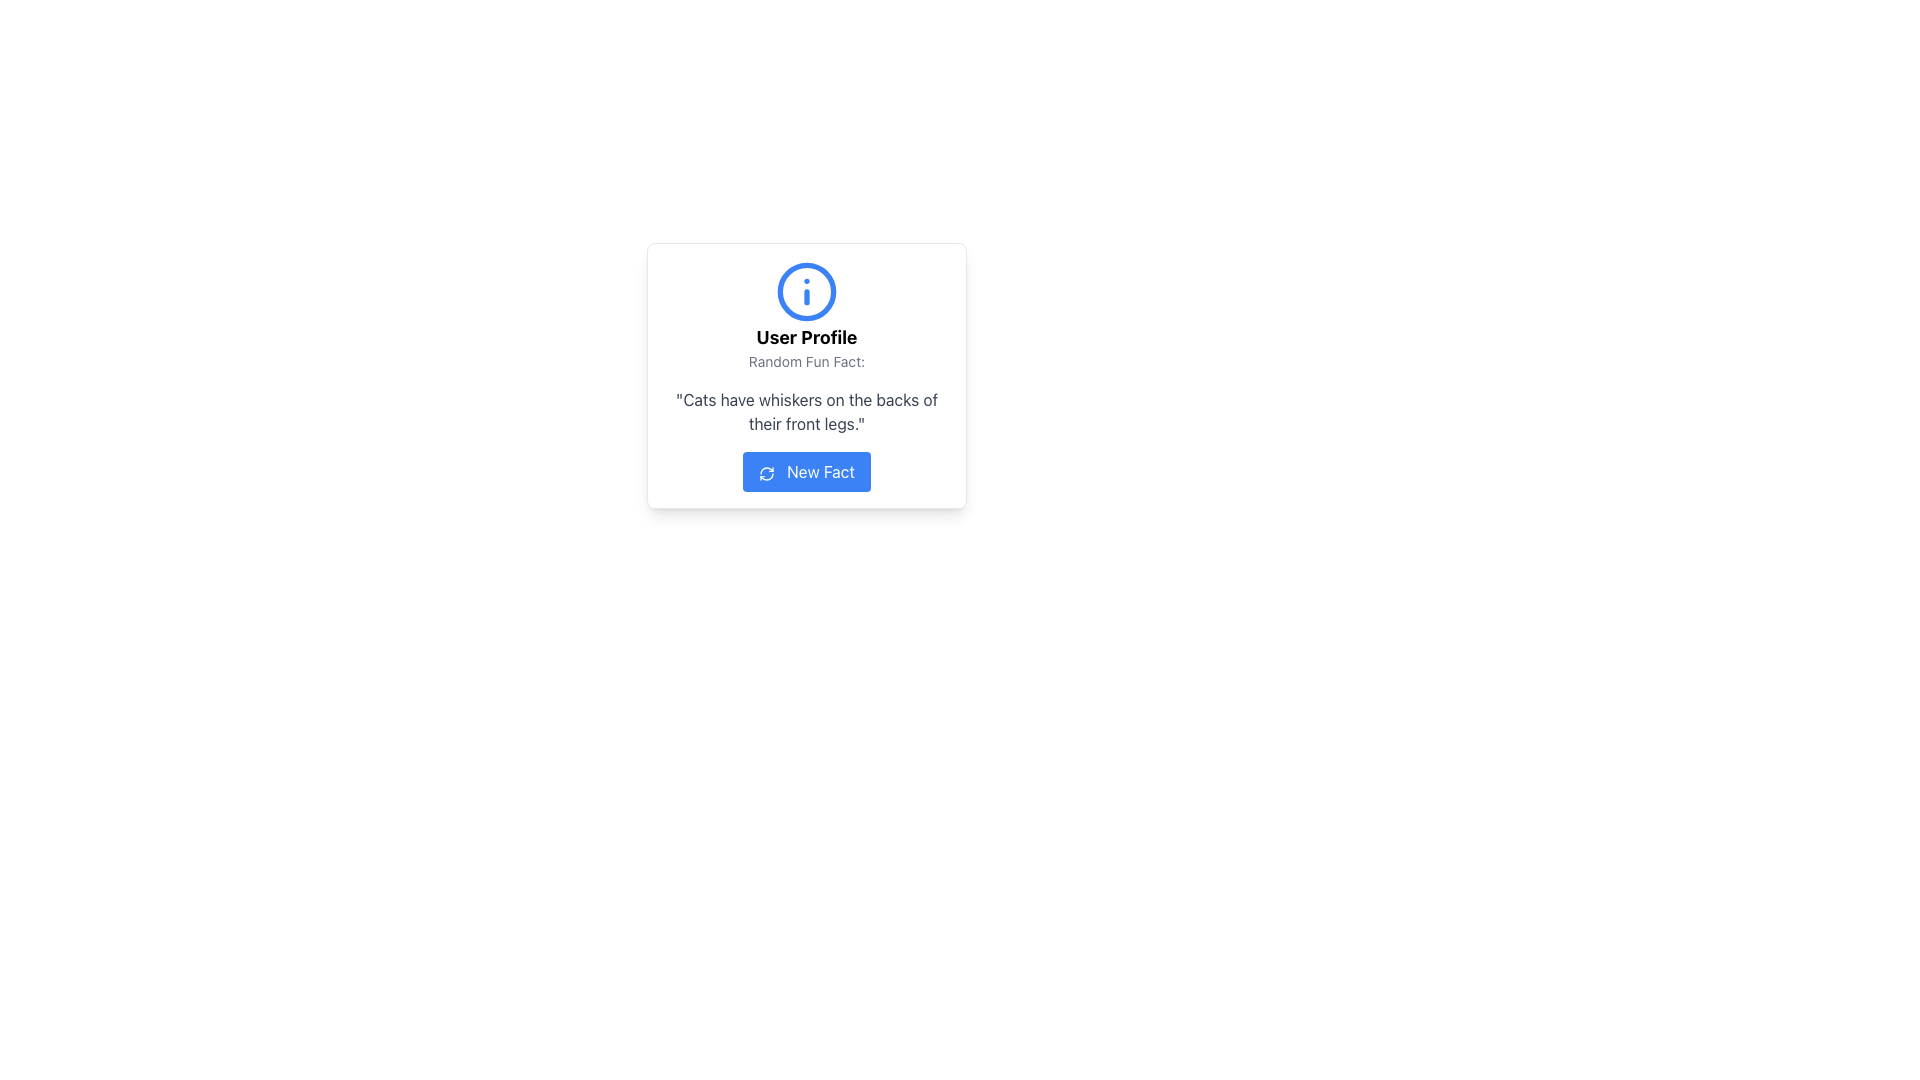  Describe the element at coordinates (806, 292) in the screenshot. I see `the information icon located at the center-top of the card above the 'User Profile' text` at that location.